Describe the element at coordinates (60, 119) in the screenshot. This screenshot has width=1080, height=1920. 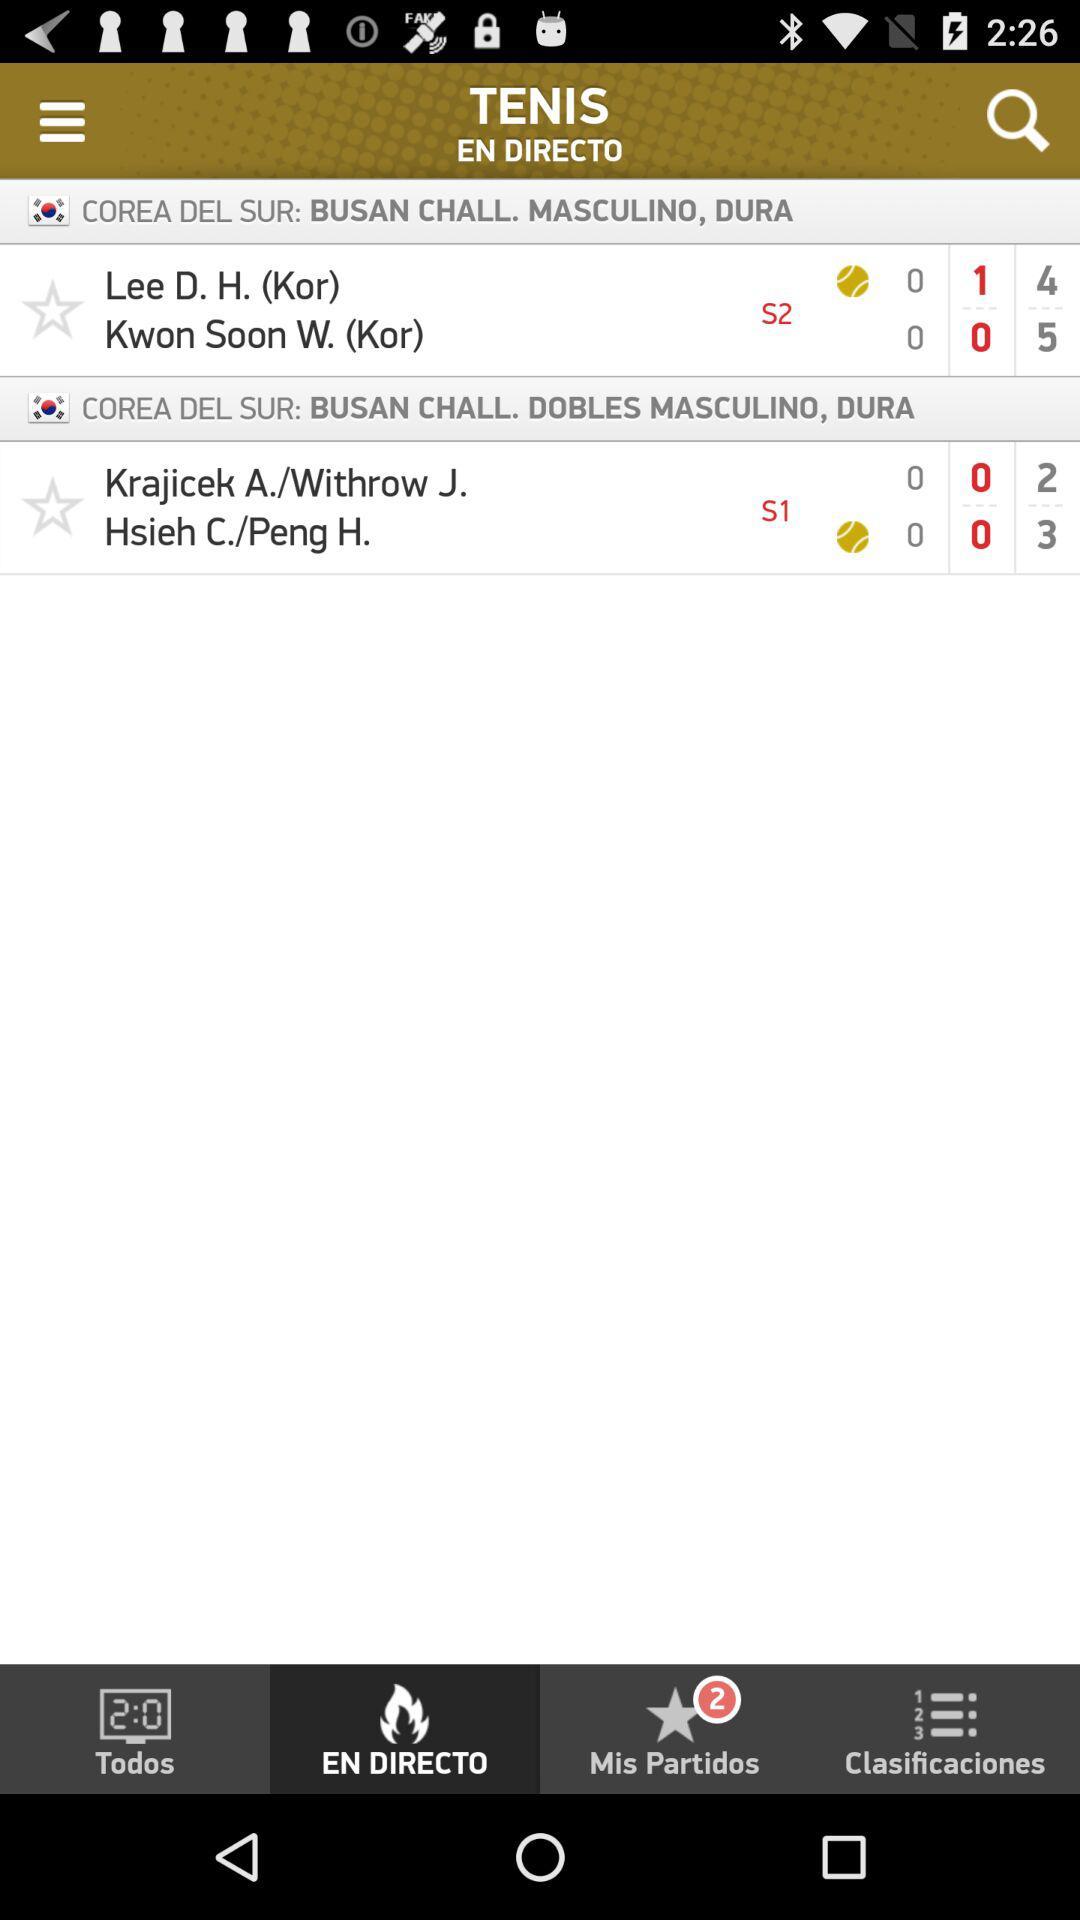
I see `icon next to :  item` at that location.